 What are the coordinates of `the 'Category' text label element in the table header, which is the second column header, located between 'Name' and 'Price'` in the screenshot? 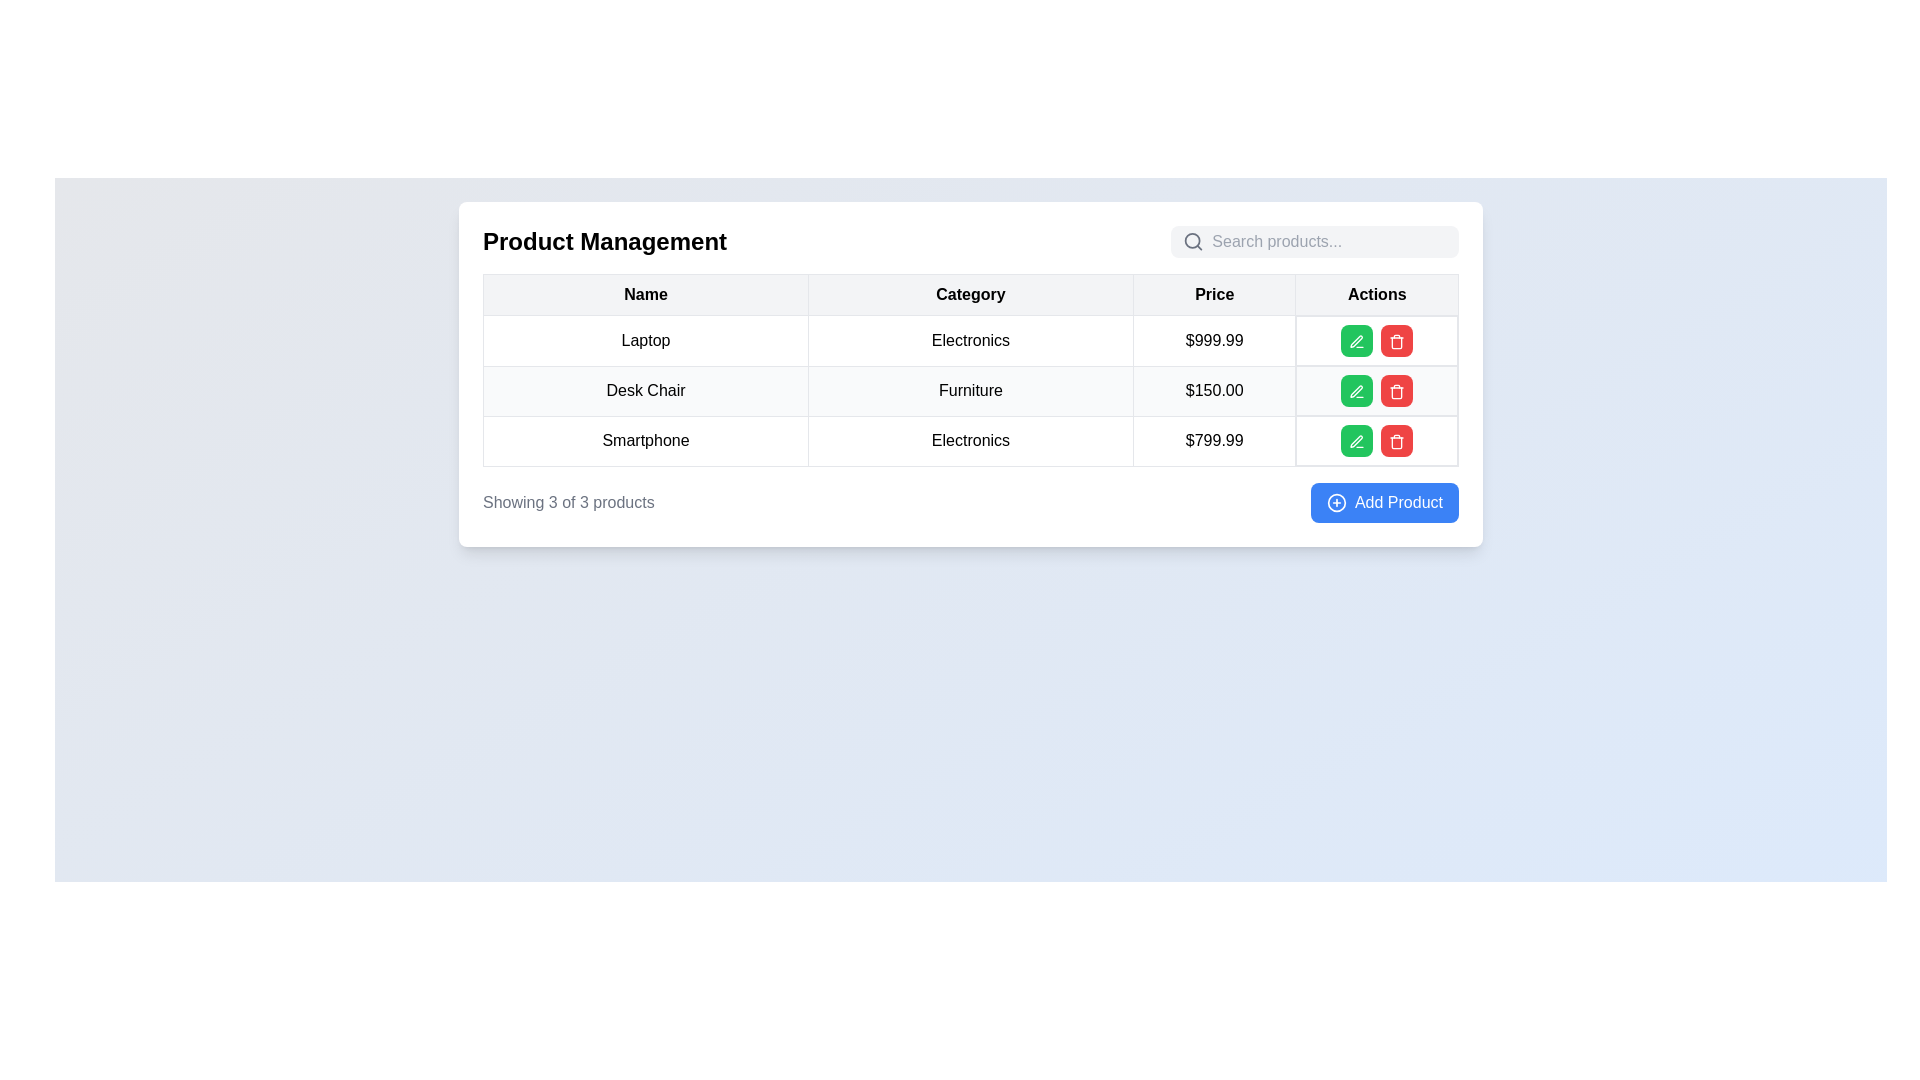 It's located at (970, 294).